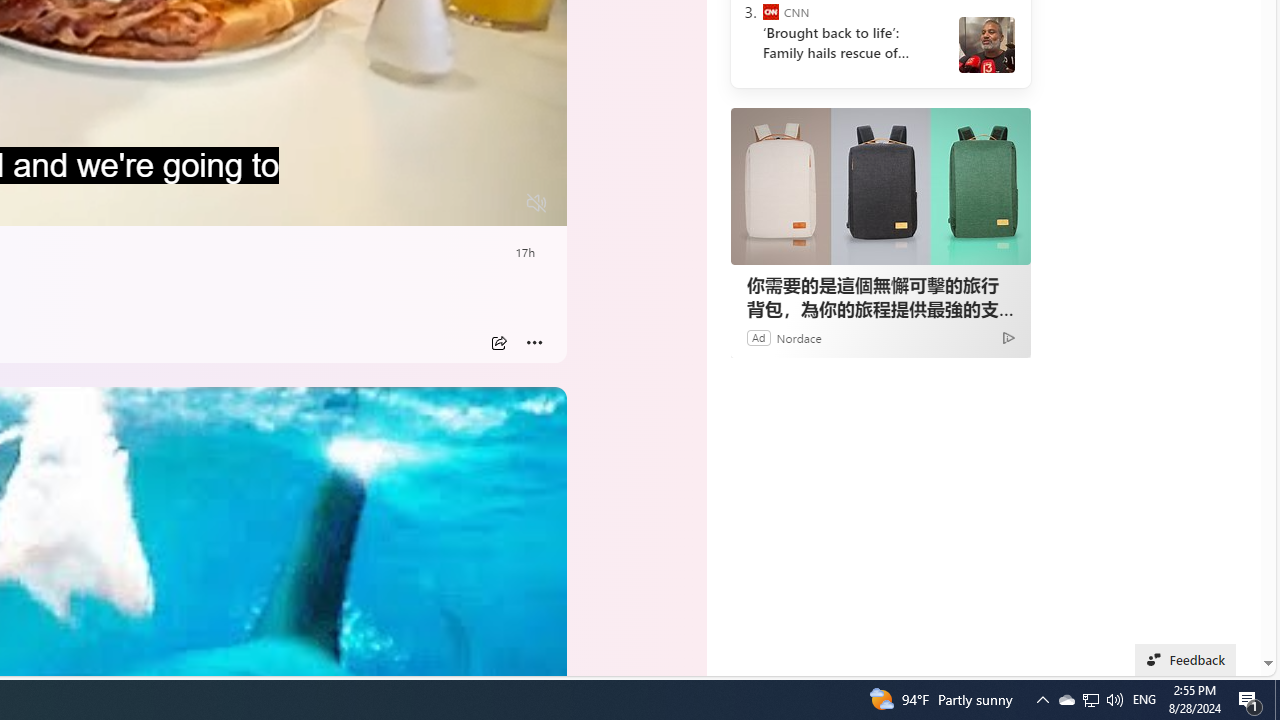  I want to click on 'Ad Choice', so click(1008, 336).